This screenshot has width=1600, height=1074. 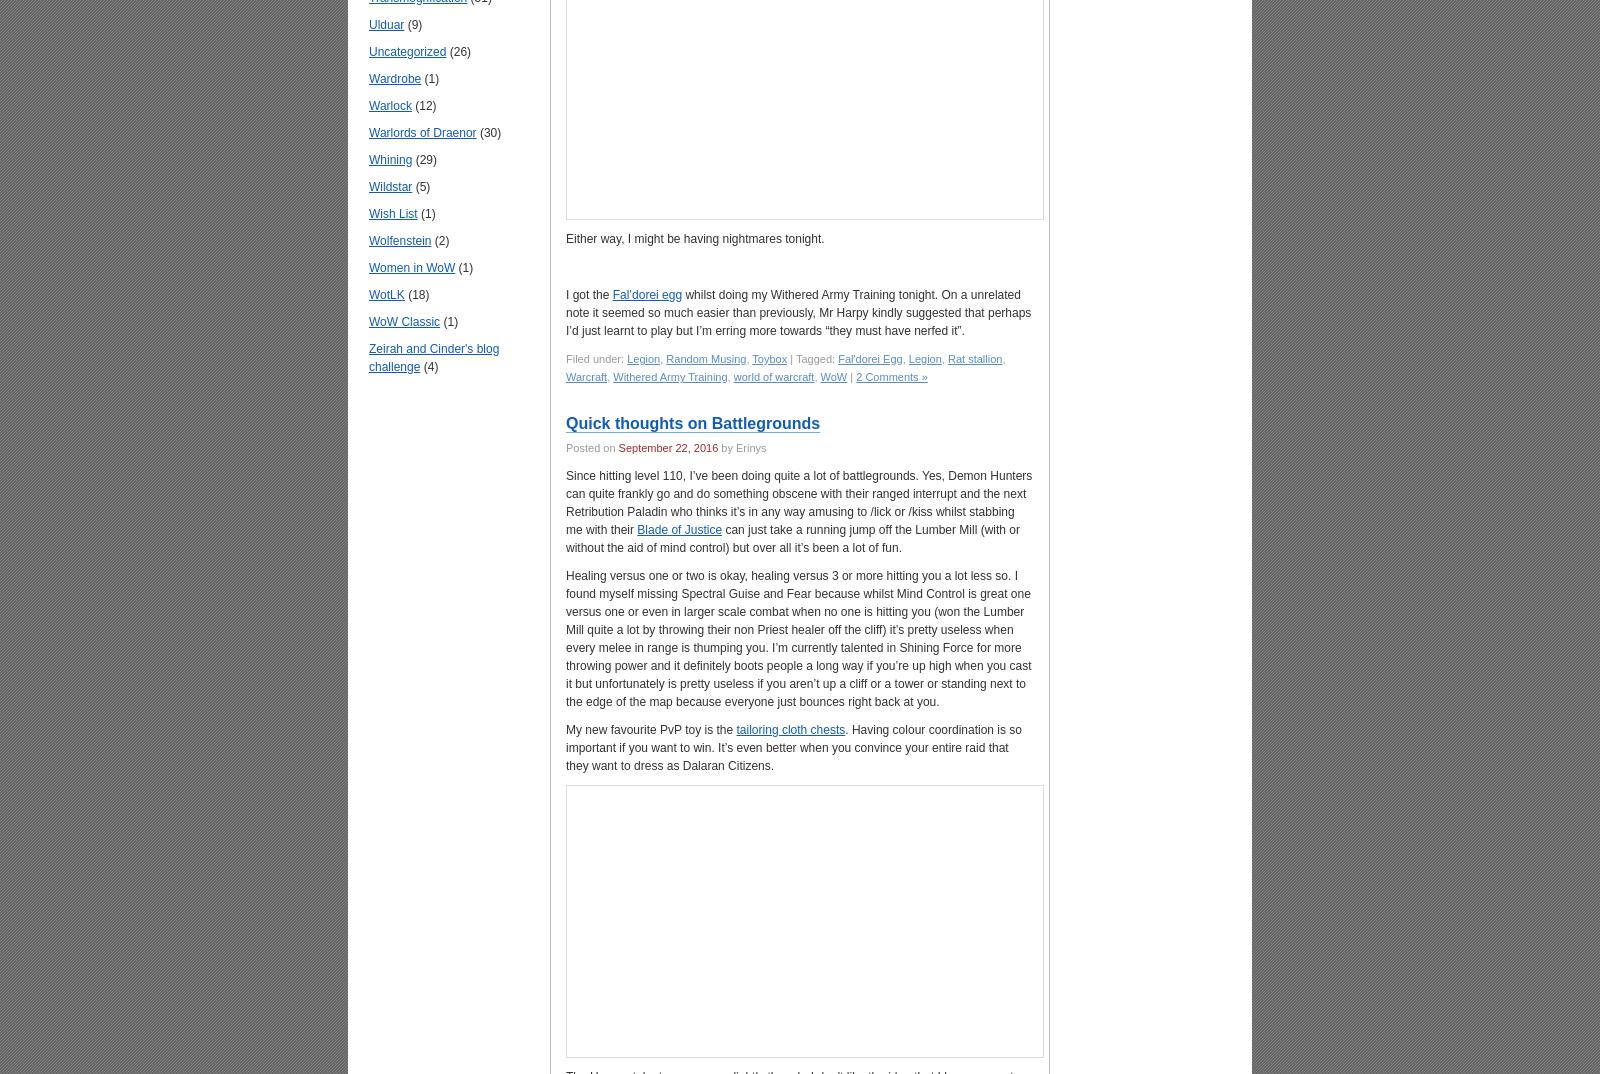 What do you see at coordinates (565, 639) in the screenshot?
I see `'Healing versus one or two is okay, healing versus 3 or more hitting you a lot less so. I found myself missing Spectral Guise and Fear because whilst Mind Control is great one versus one or even in larger scale combat when no one is hitting you (won the Lumber Mill quite a lot by throwing their non Priest healer off the cliff) it’s pretty useless when every melee in range is thumping you. I’m currently talented in Shining Force for more throwing power and it definitely boots people a long way if you’re up high when you cast it but unfortunately is pretty useless if you aren’t up a cliff or a tower or standing next to the edge of the map because everyone just bounces right back at you.'` at bounding box center [565, 639].